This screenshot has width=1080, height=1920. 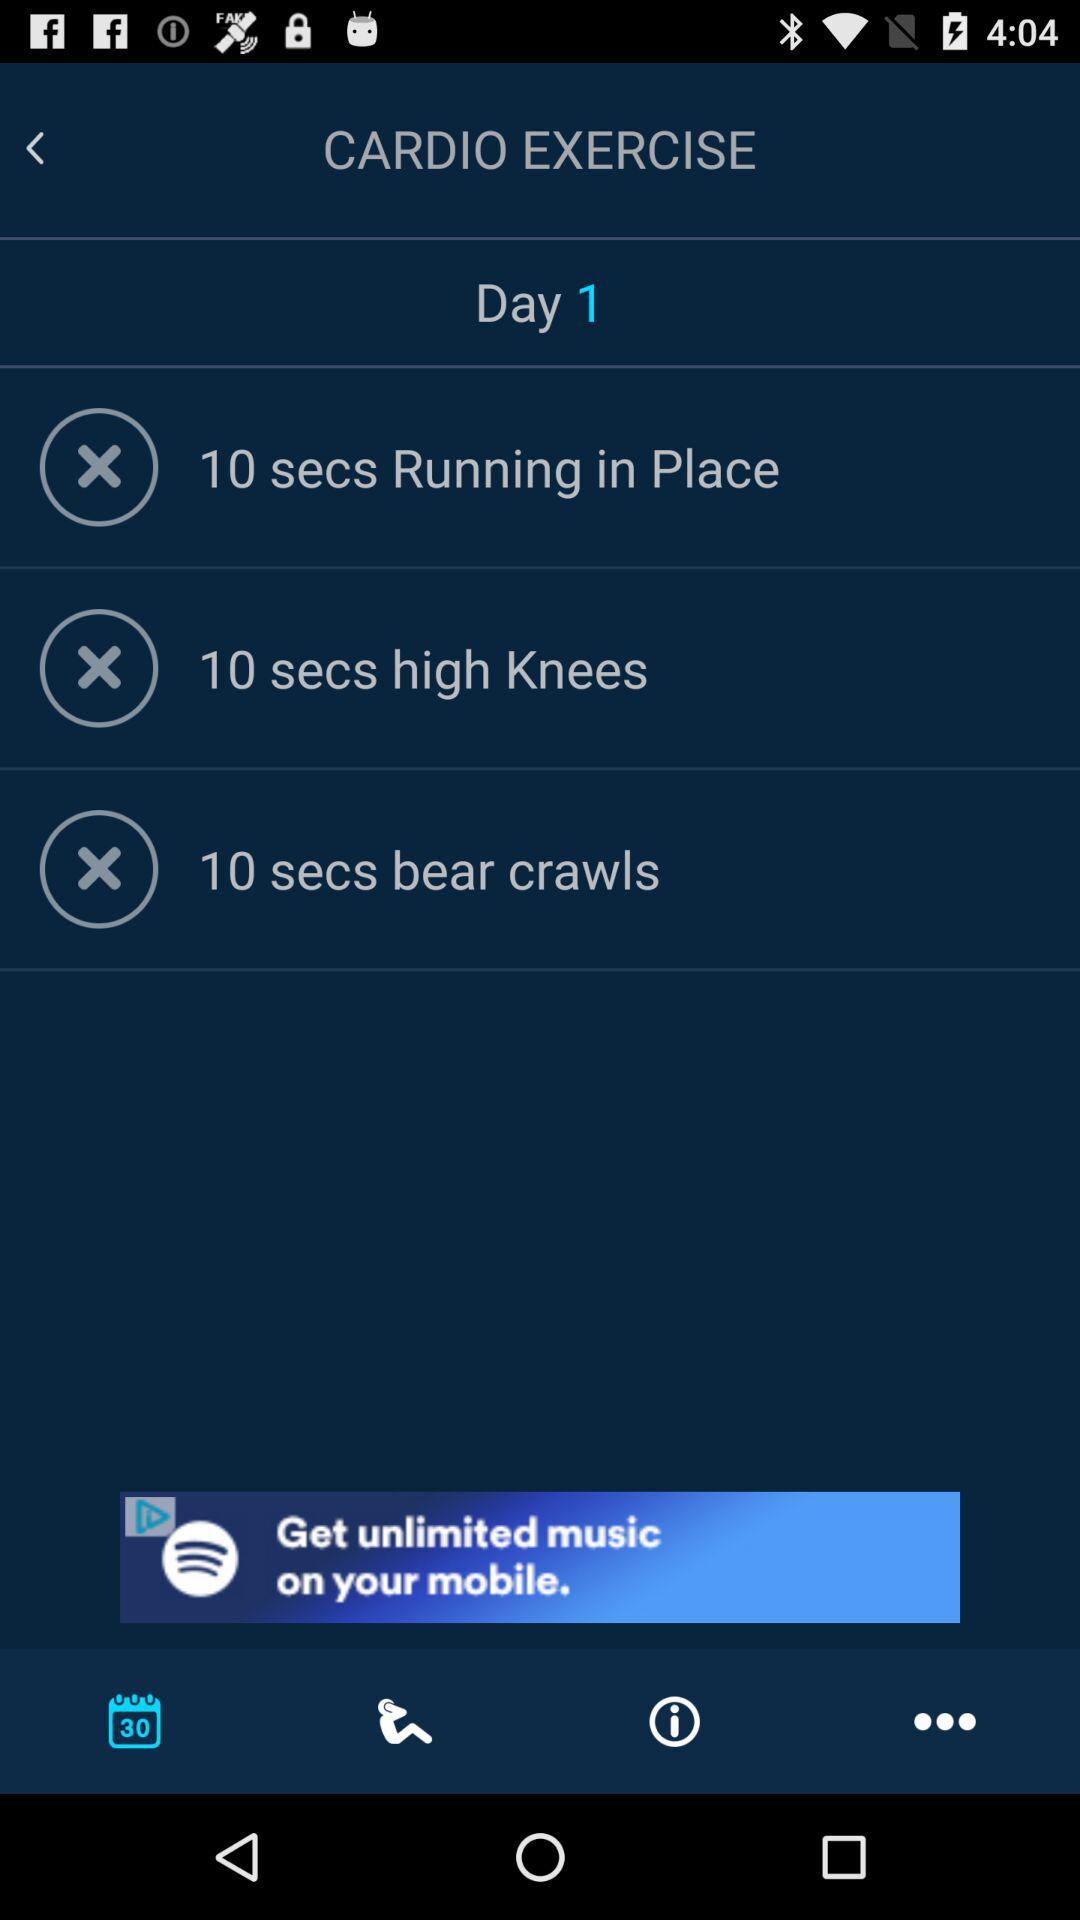 I want to click on the arrow_backward icon, so click(x=58, y=157).